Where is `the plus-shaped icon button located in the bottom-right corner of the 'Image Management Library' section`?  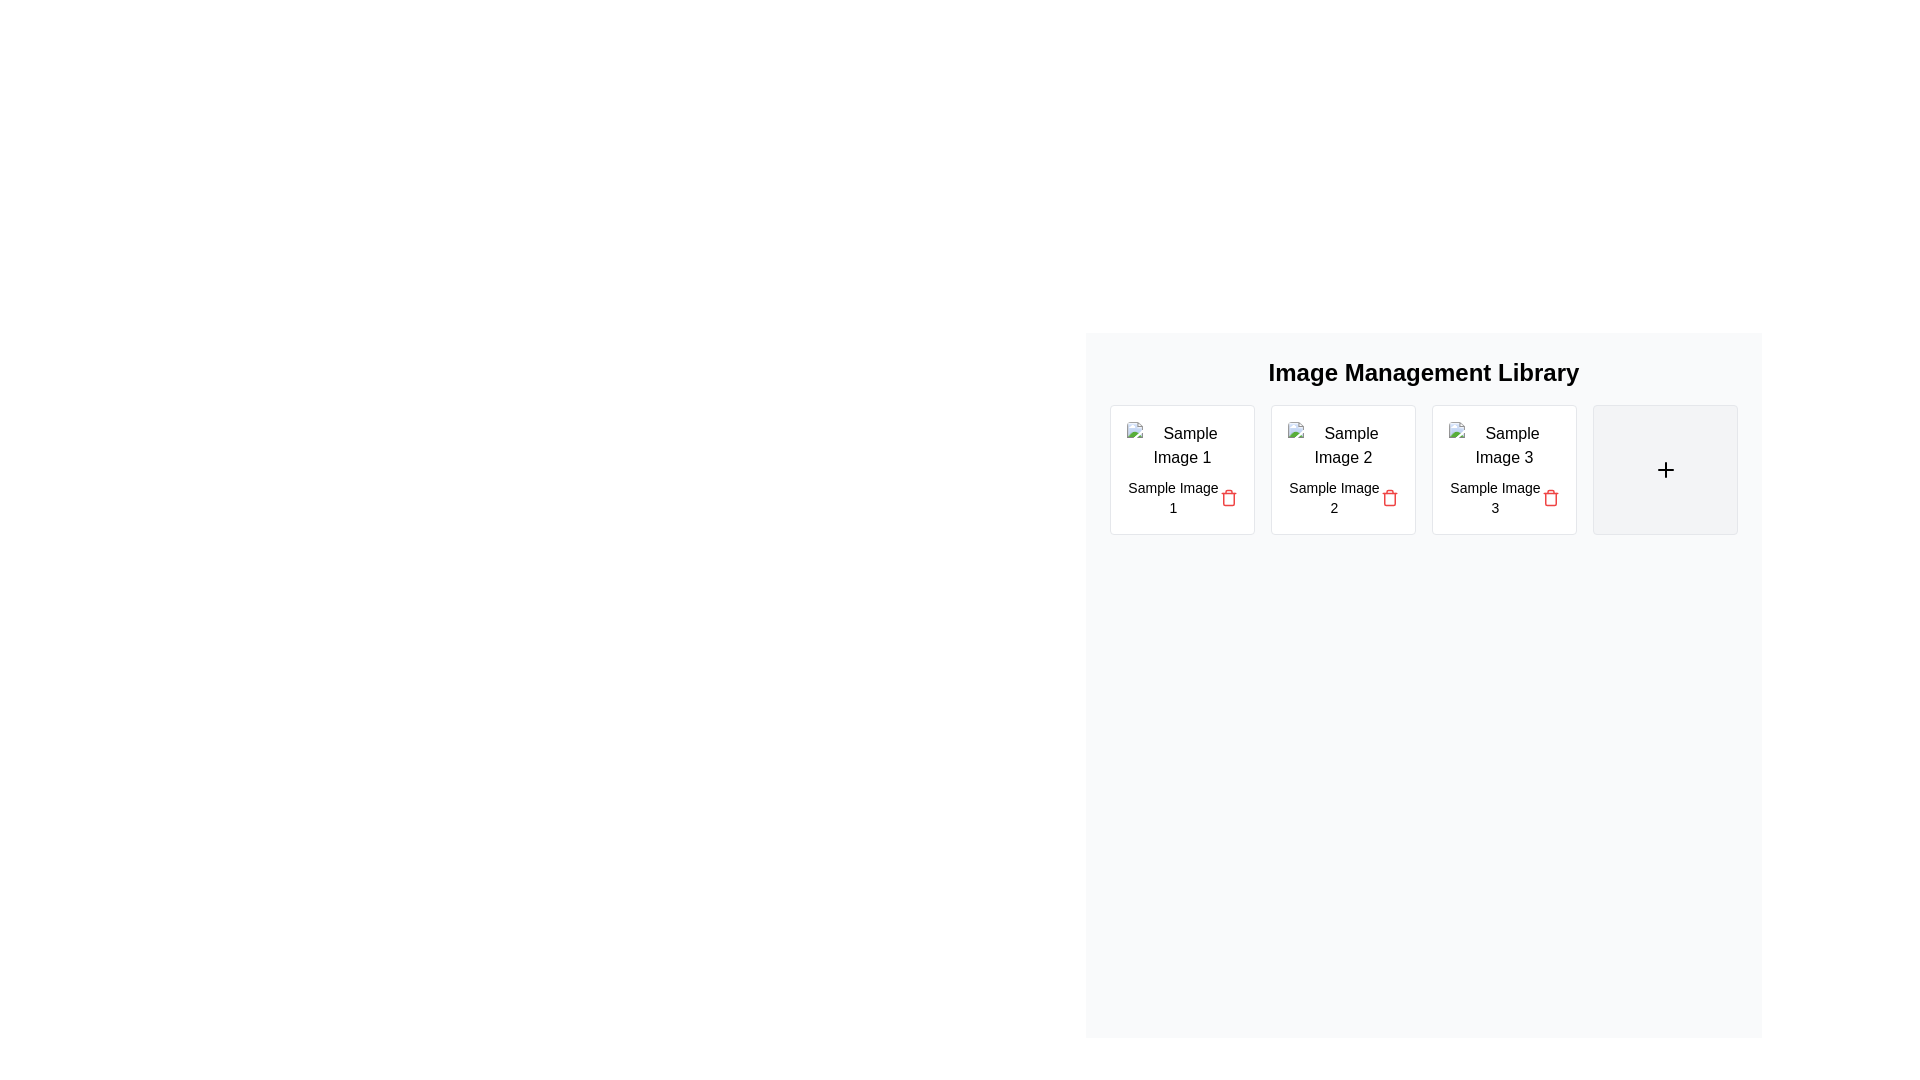
the plus-shaped icon button located in the bottom-right corner of the 'Image Management Library' section is located at coordinates (1665, 470).